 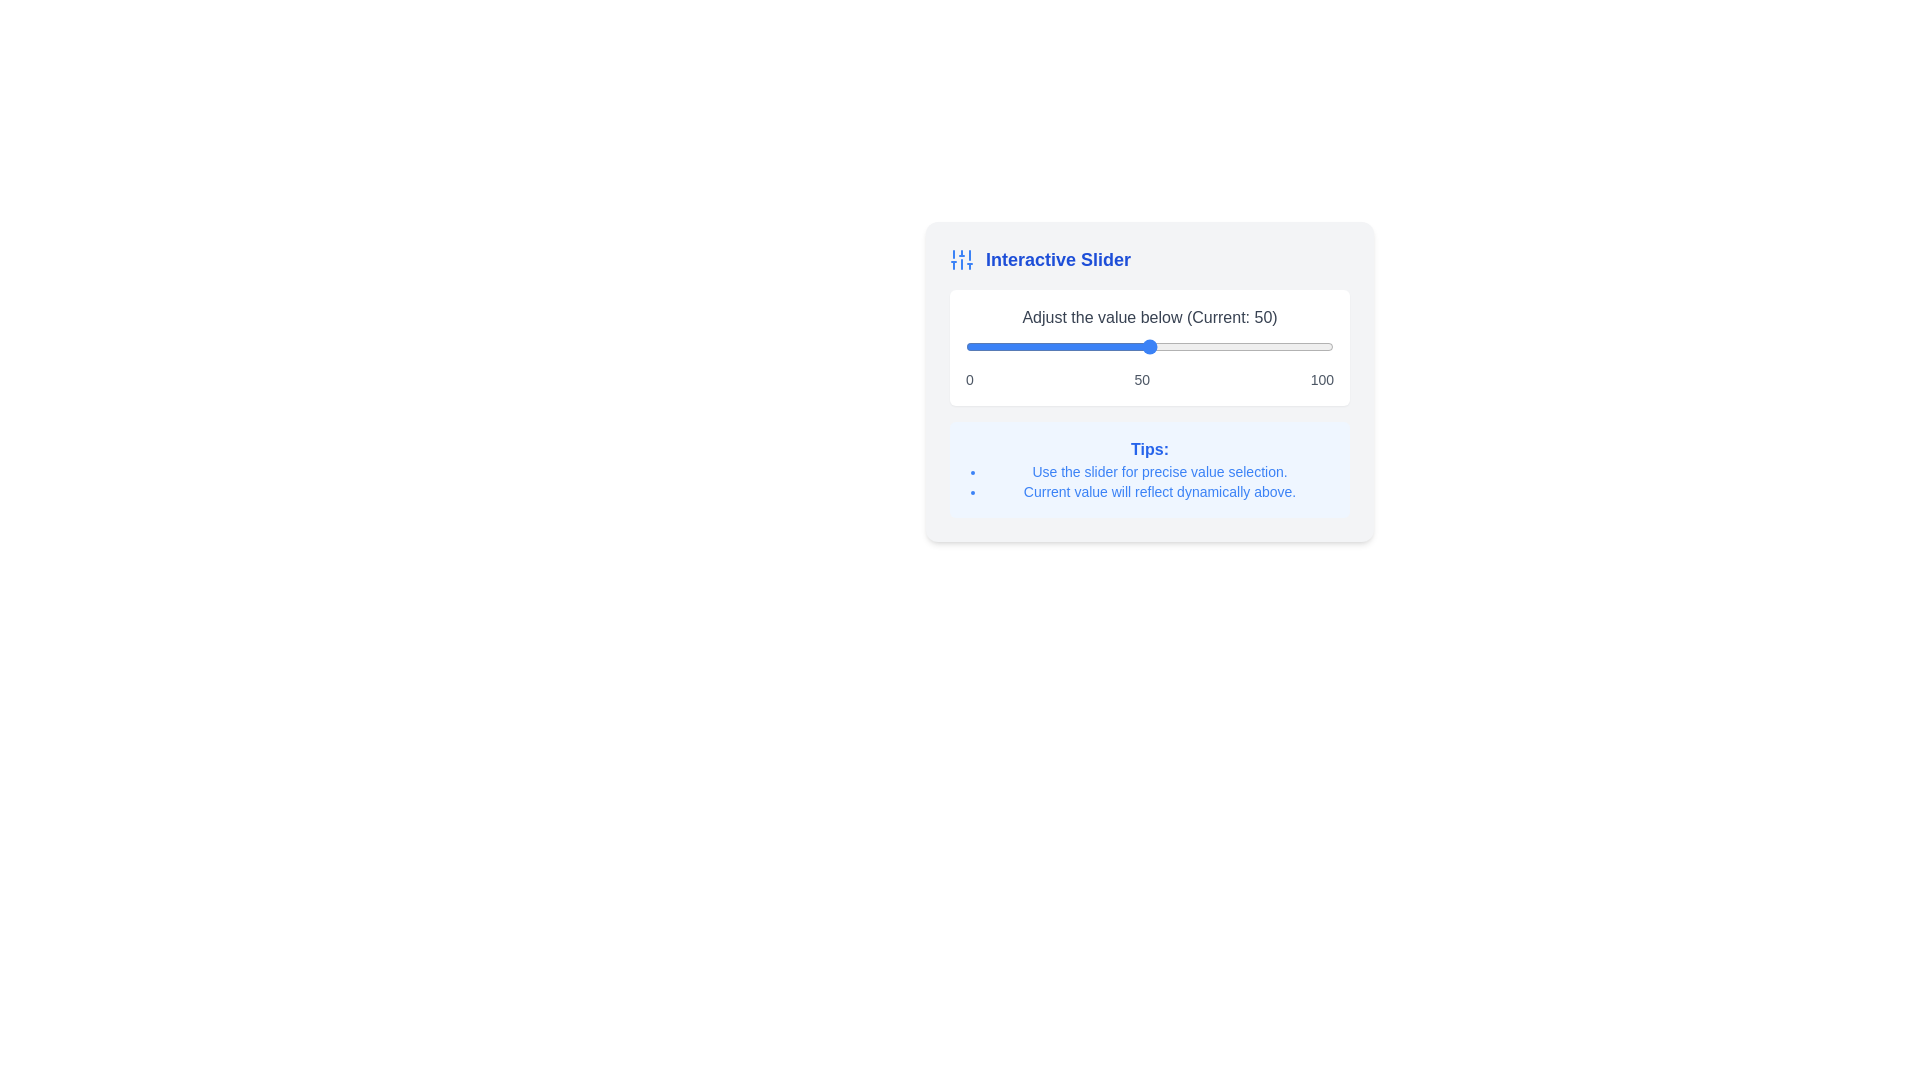 What do you see at coordinates (999, 346) in the screenshot?
I see `the slider value` at bounding box center [999, 346].